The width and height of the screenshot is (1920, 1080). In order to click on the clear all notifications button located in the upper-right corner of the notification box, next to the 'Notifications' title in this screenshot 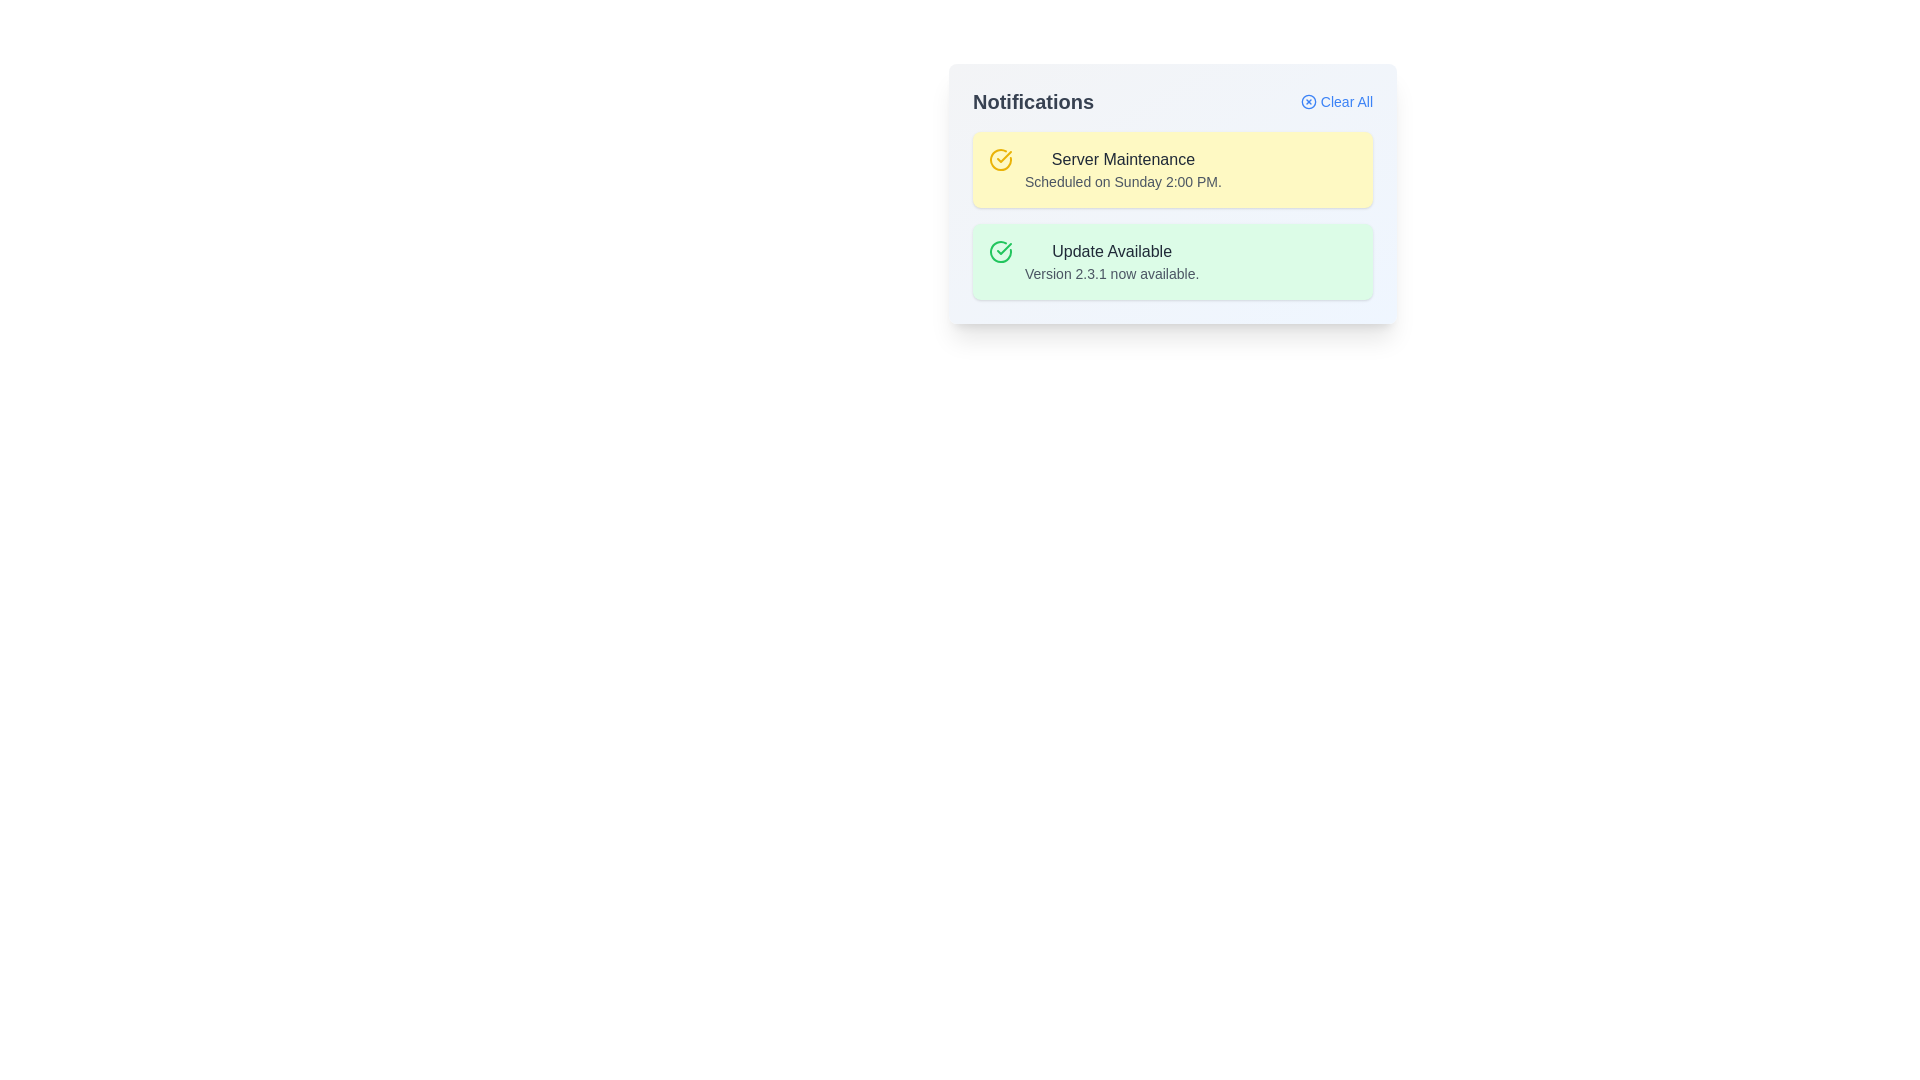, I will do `click(1335, 101)`.